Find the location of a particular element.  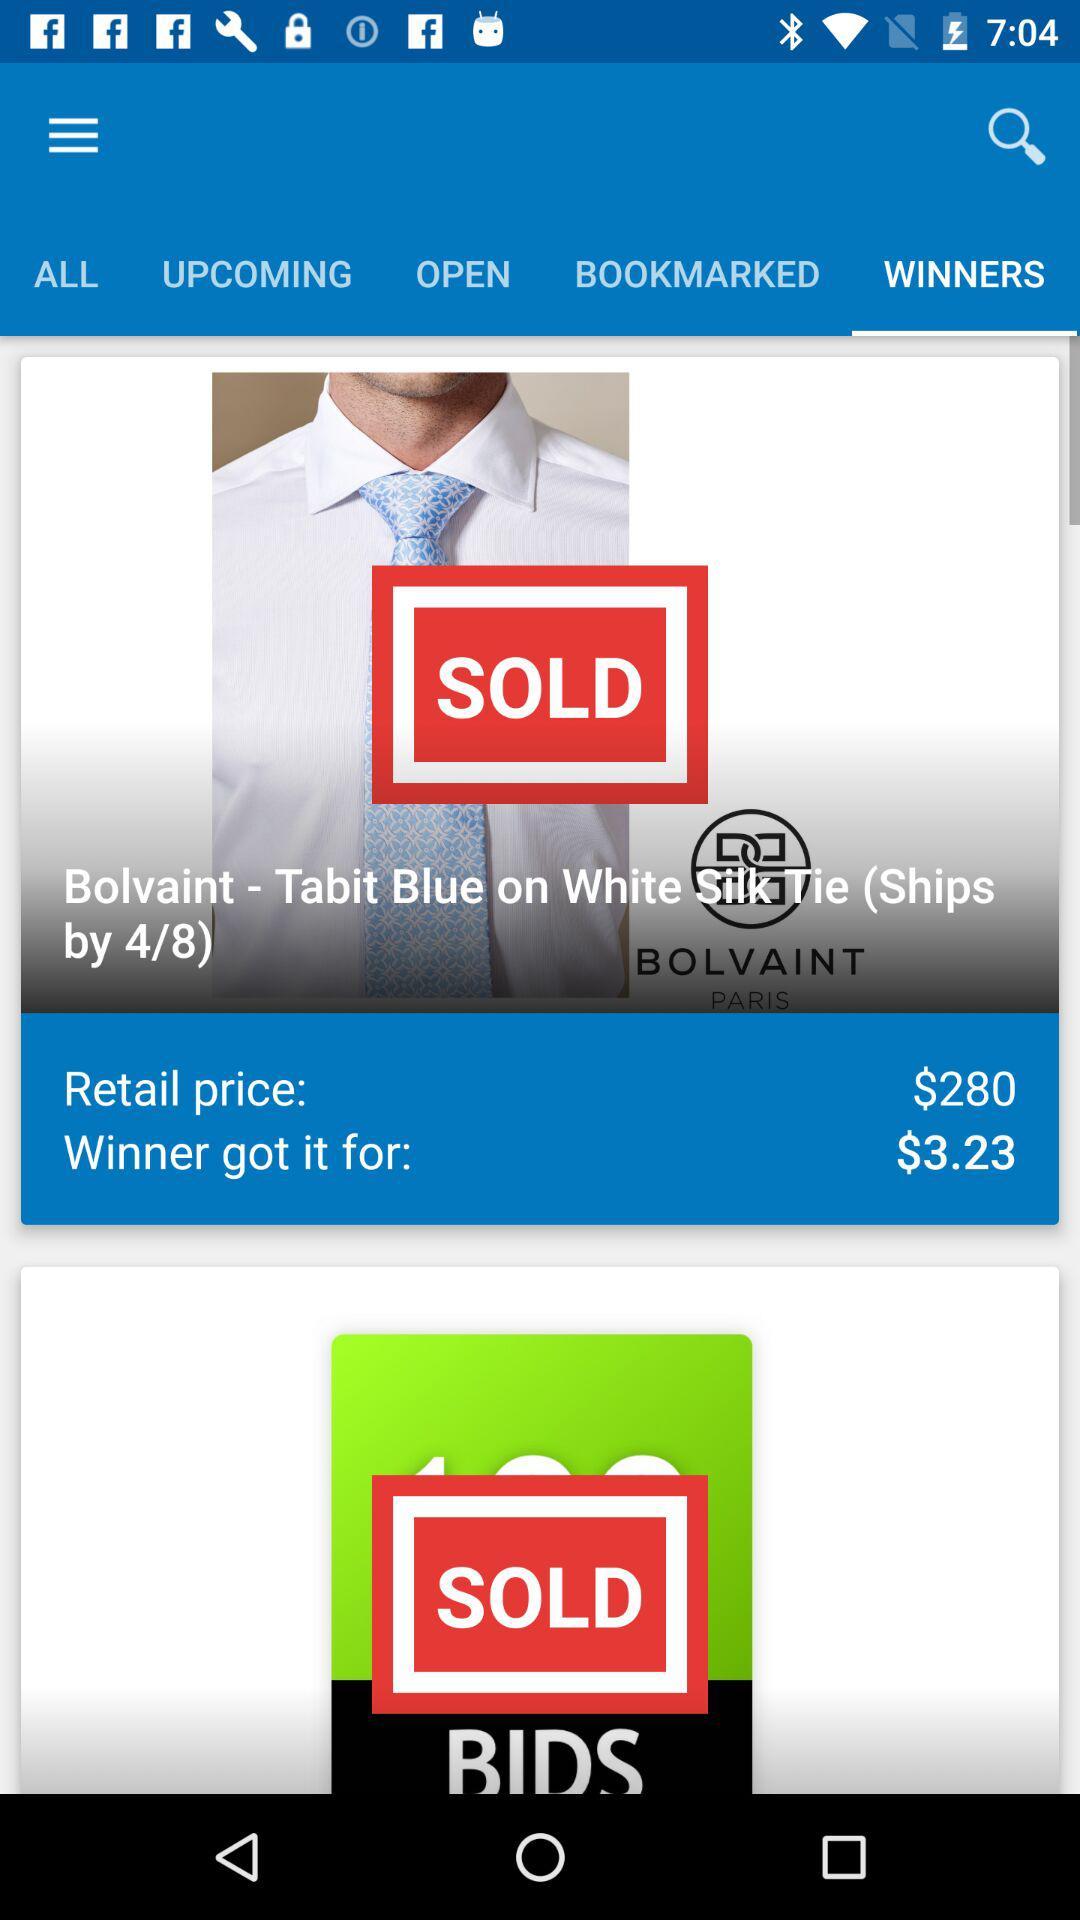

icon above winners is located at coordinates (1017, 135).